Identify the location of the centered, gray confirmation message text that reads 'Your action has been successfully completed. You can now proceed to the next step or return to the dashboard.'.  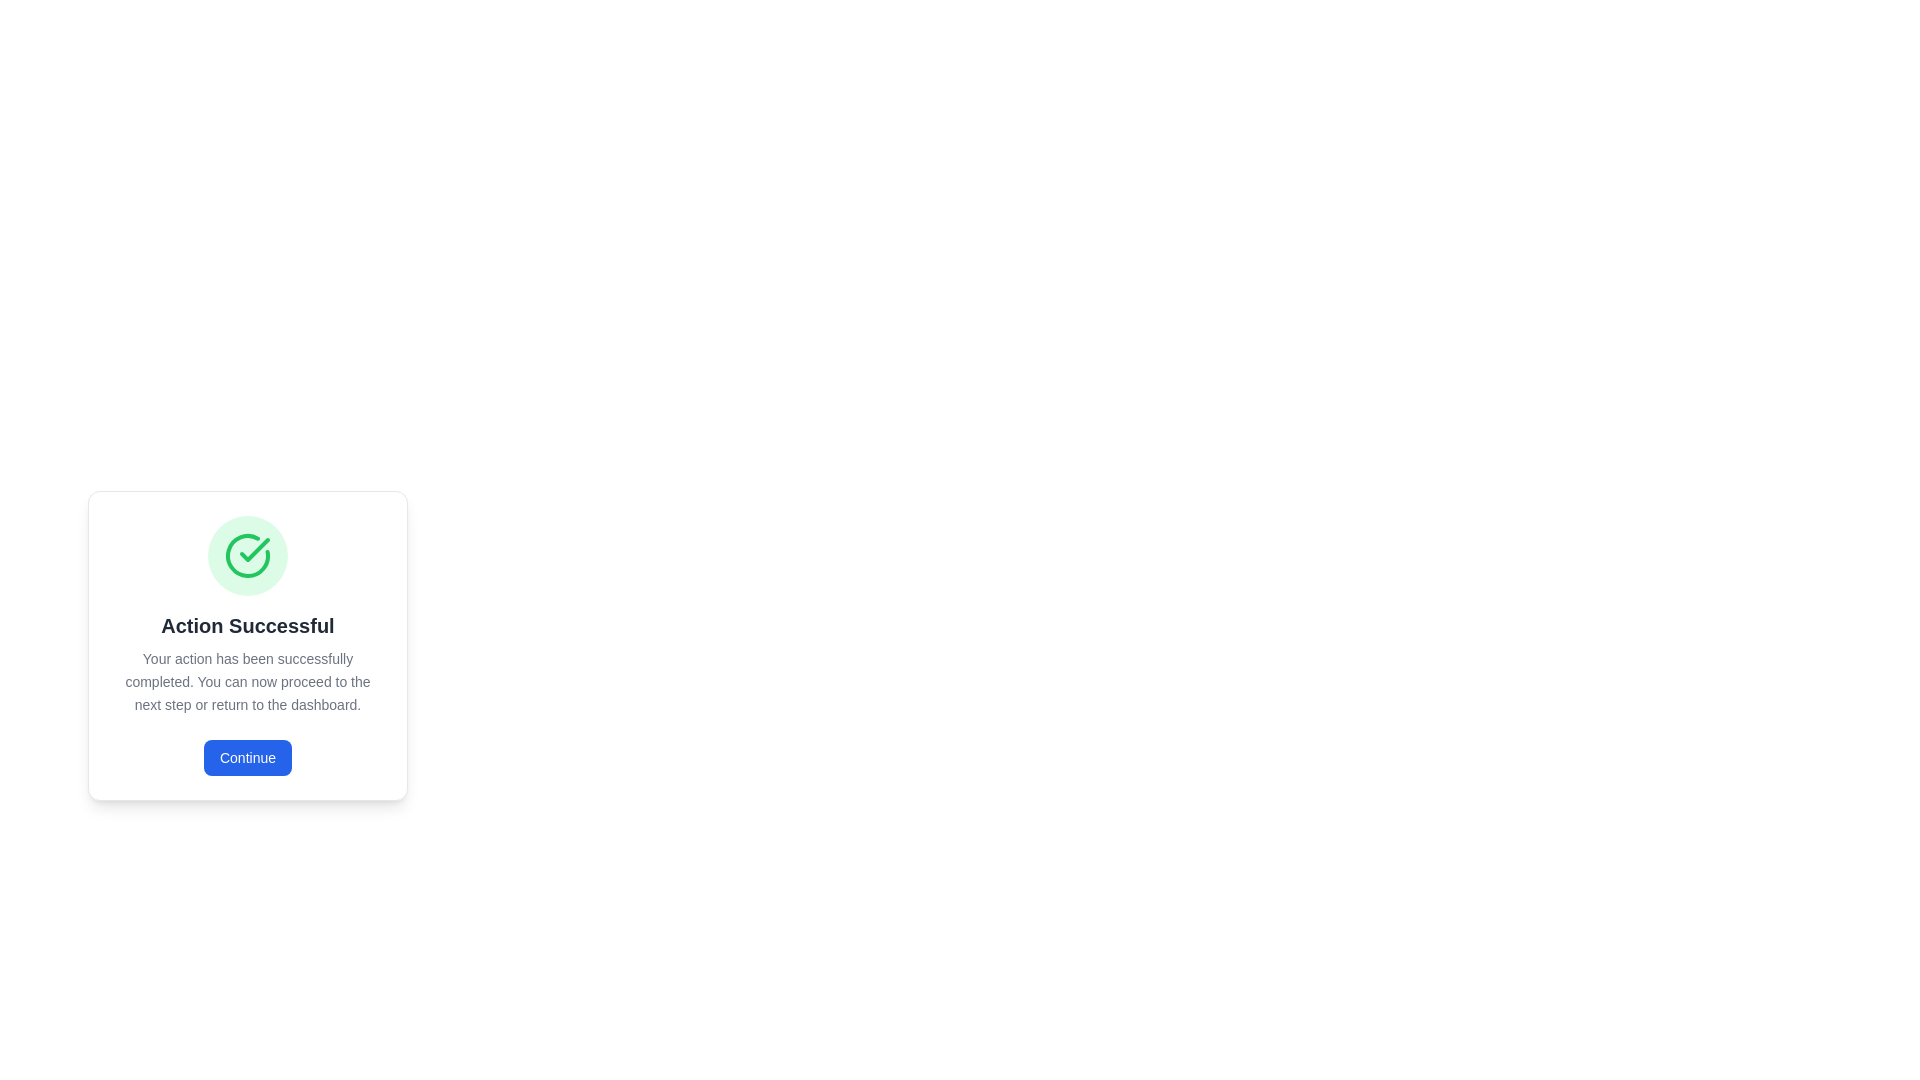
(247, 681).